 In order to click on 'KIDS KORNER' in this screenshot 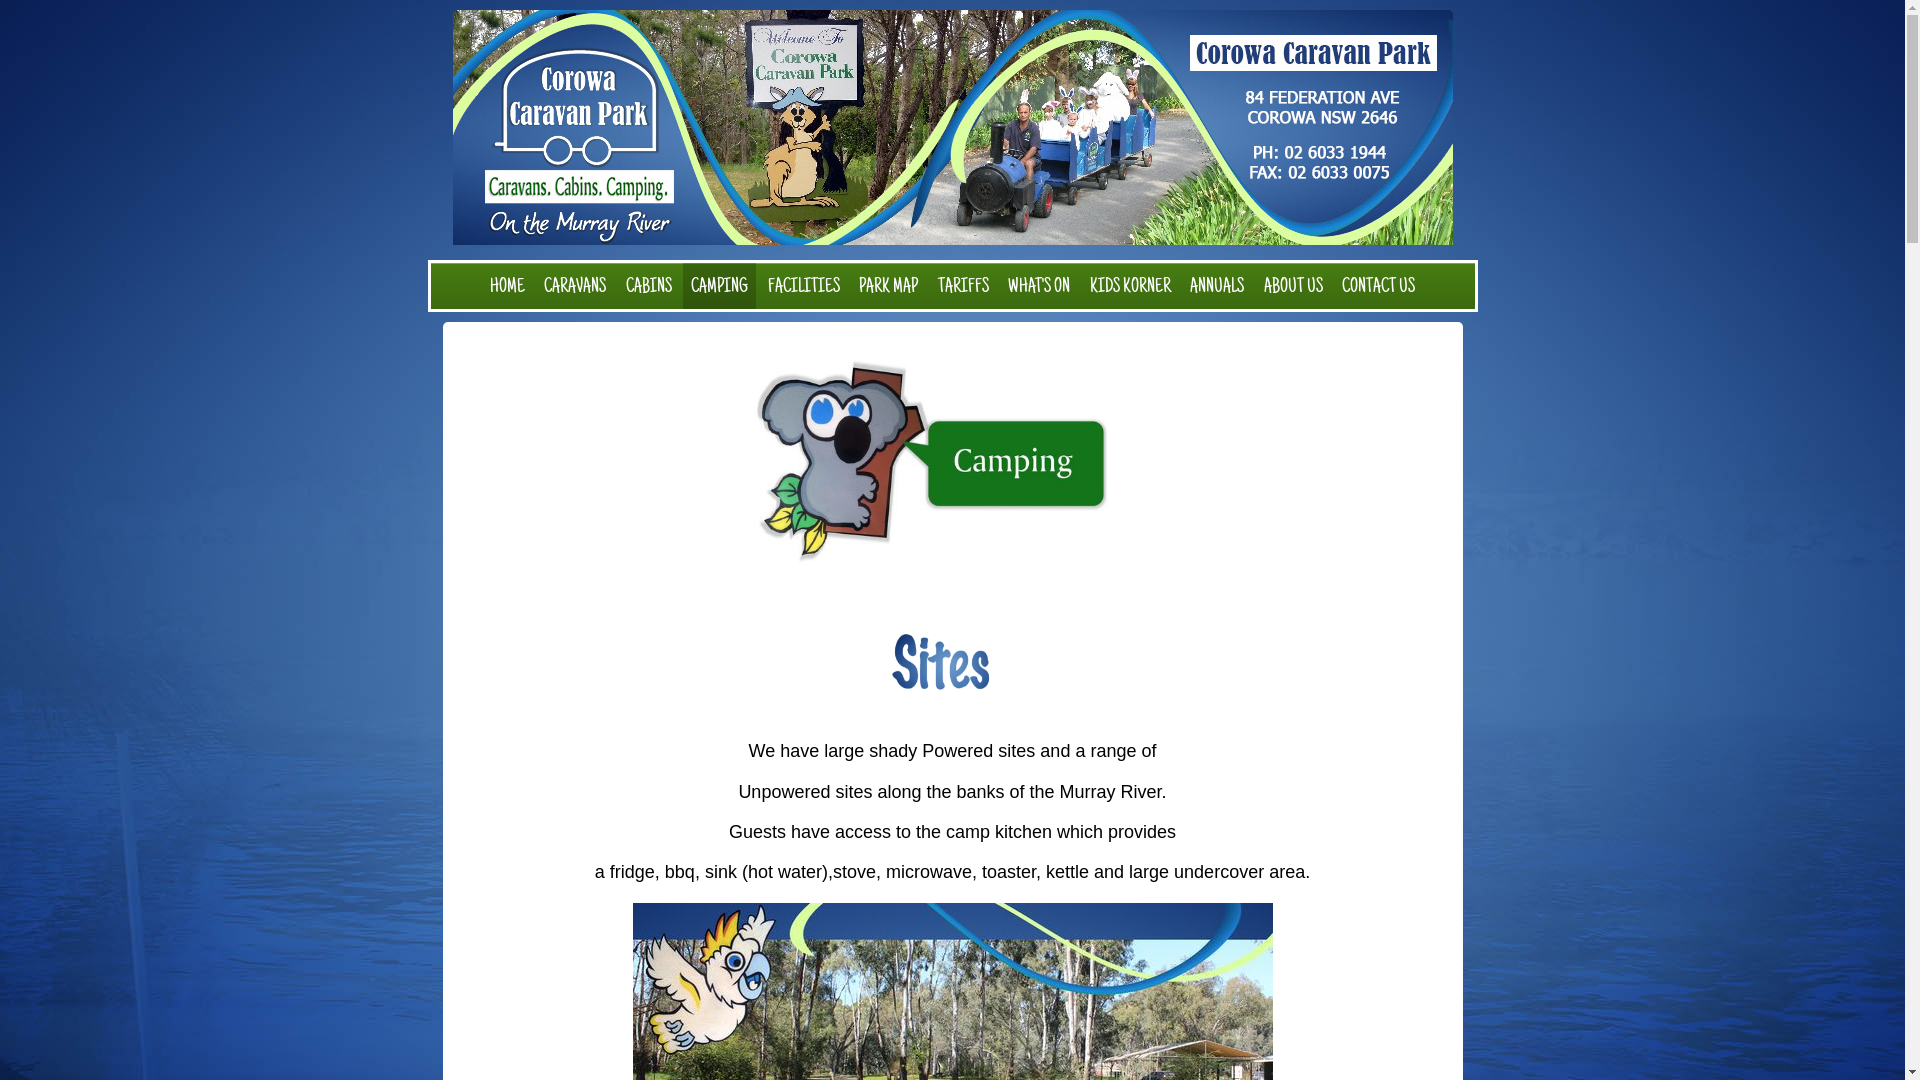, I will do `click(1130, 286)`.